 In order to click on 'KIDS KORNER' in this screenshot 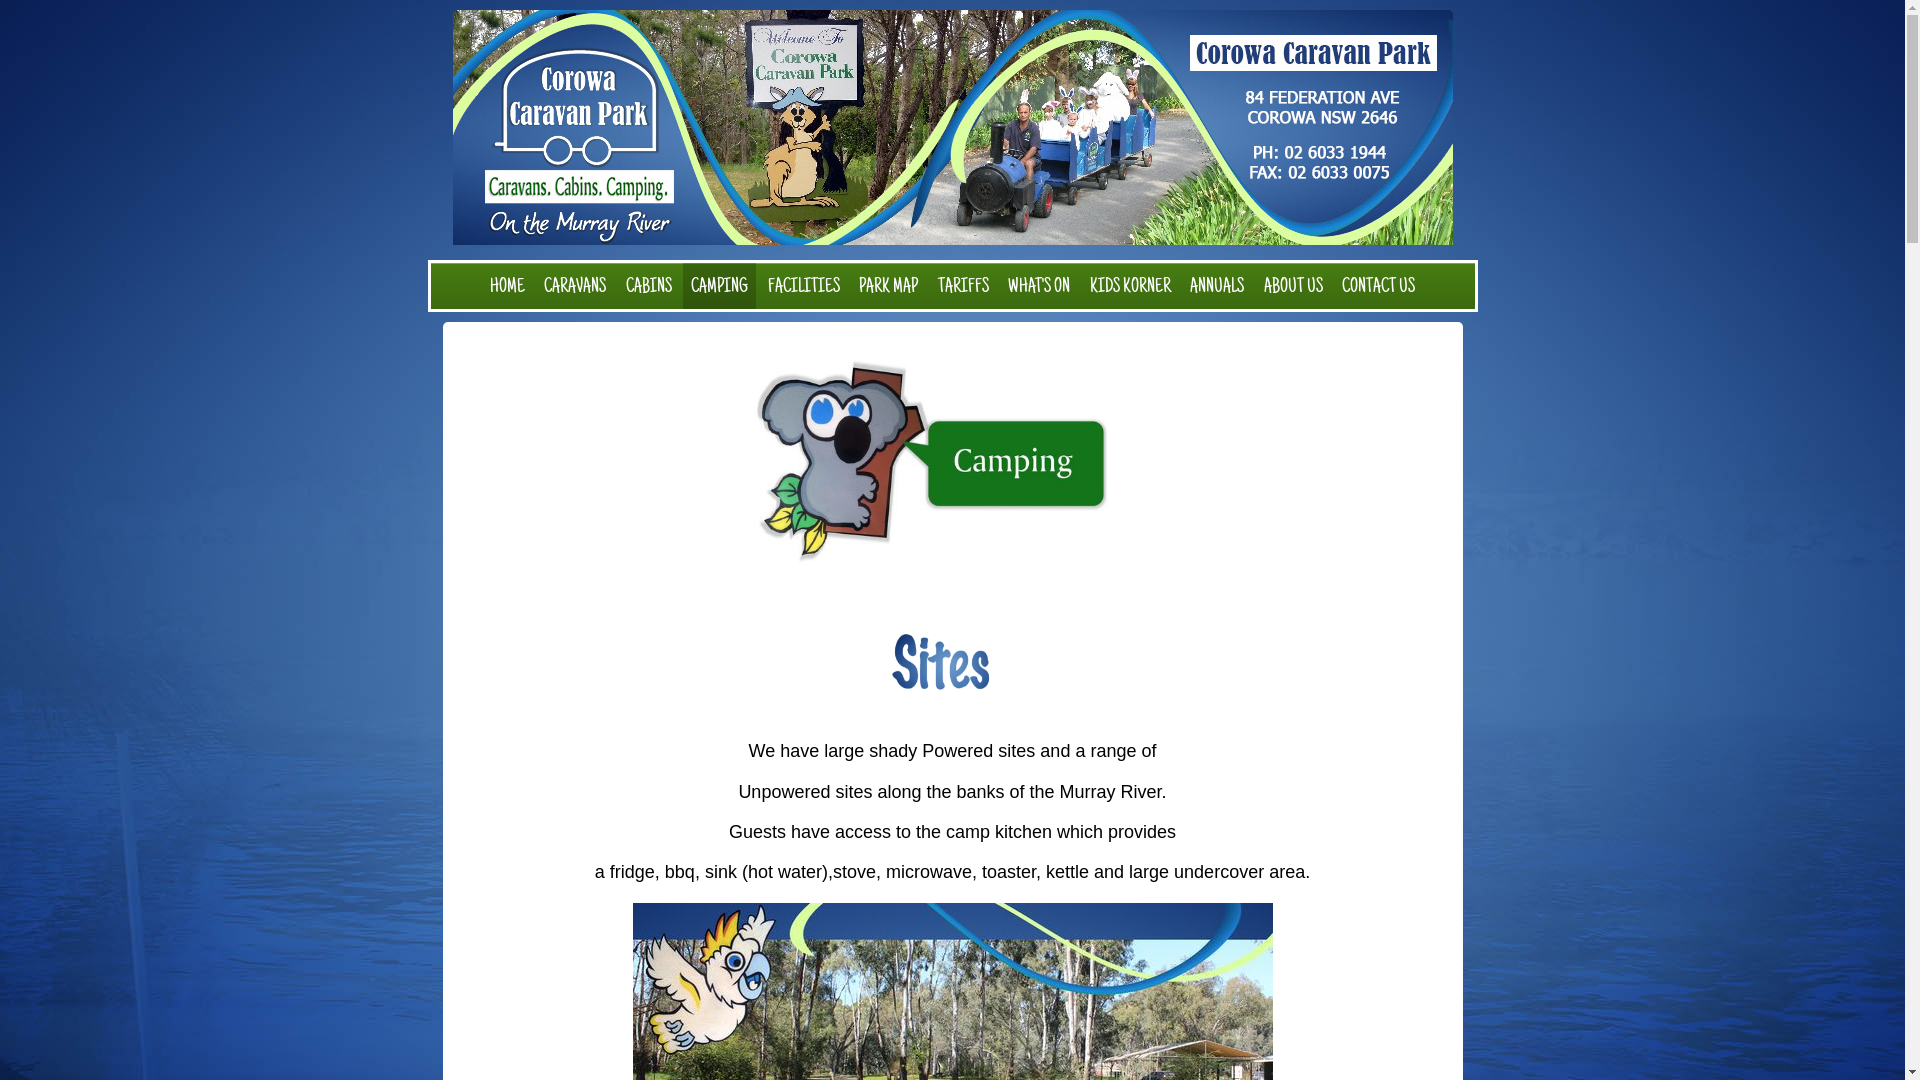, I will do `click(1130, 286)`.